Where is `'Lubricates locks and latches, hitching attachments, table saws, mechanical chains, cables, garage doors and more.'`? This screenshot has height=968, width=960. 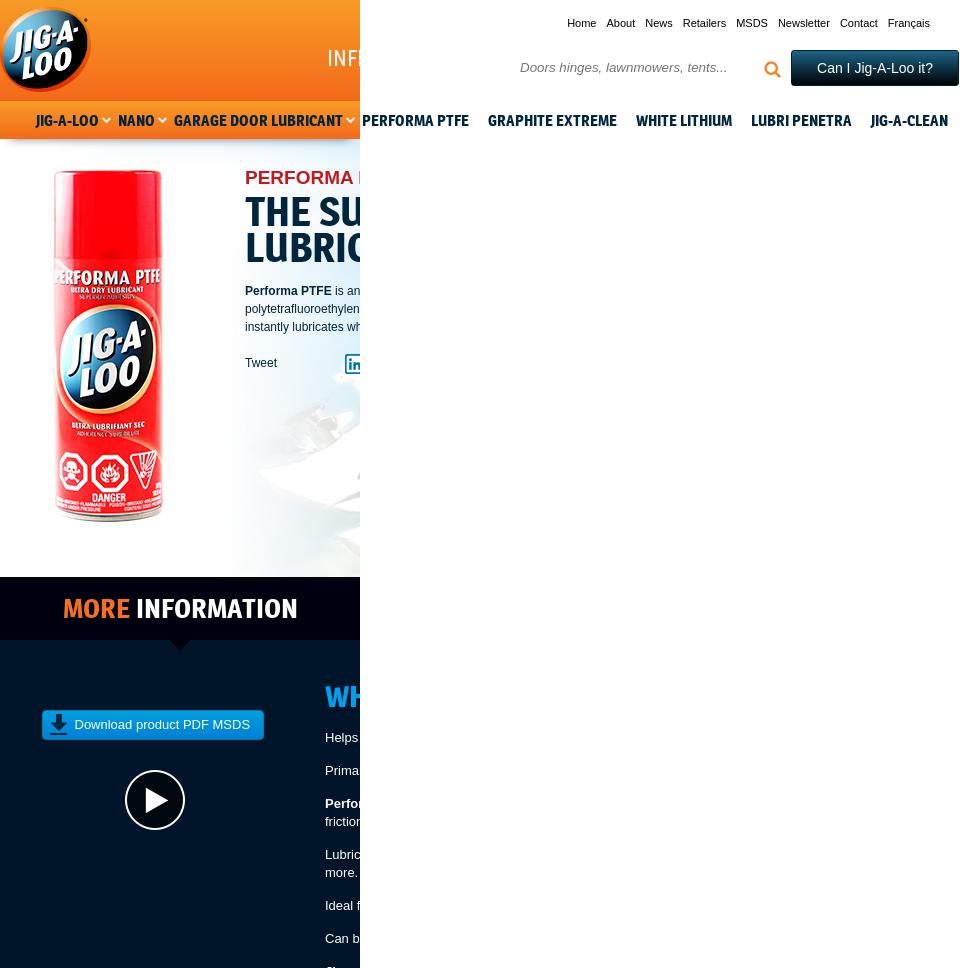 'Lubricates locks and latches, hitching attachments, table saws, mechanical chains, cables, garage doors and more.' is located at coordinates (637, 862).